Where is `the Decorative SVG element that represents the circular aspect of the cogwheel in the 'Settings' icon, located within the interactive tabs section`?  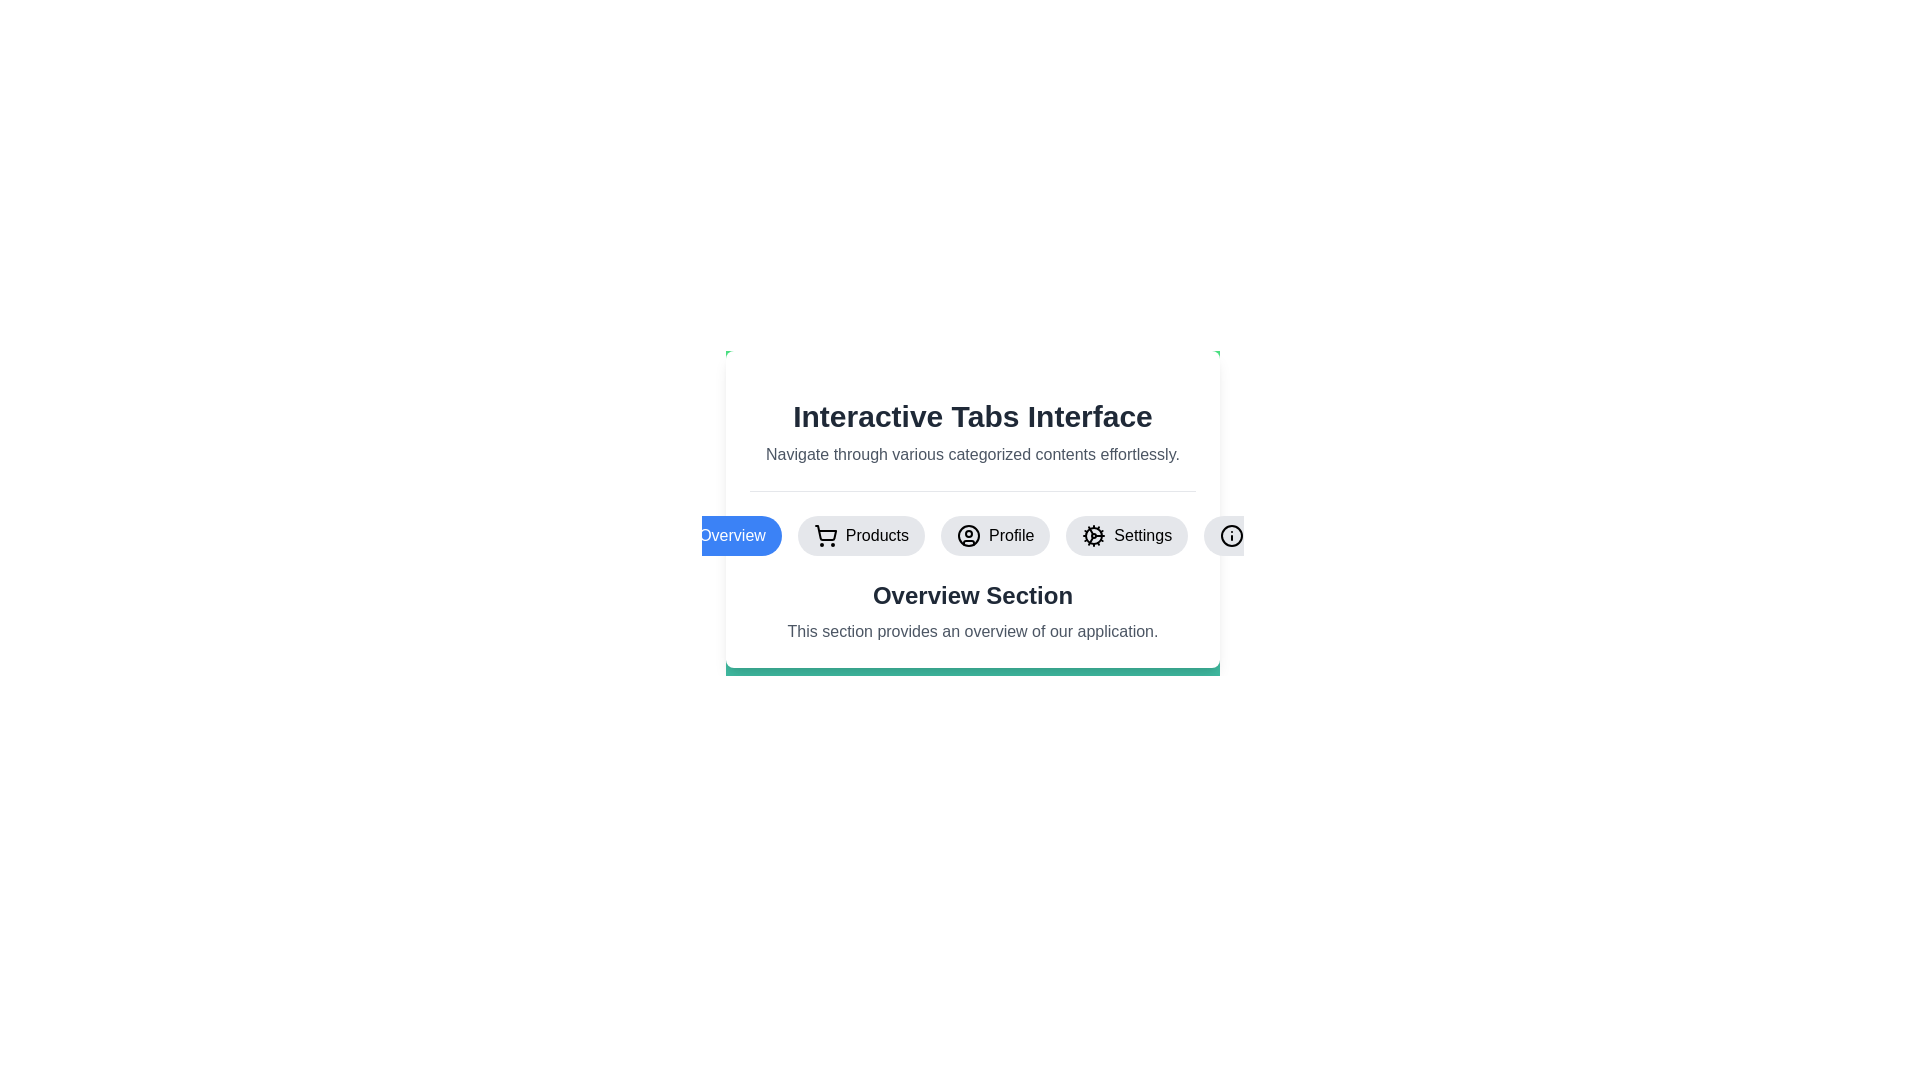 the Decorative SVG element that represents the circular aspect of the cogwheel in the 'Settings' icon, located within the interactive tabs section is located at coordinates (1093, 535).